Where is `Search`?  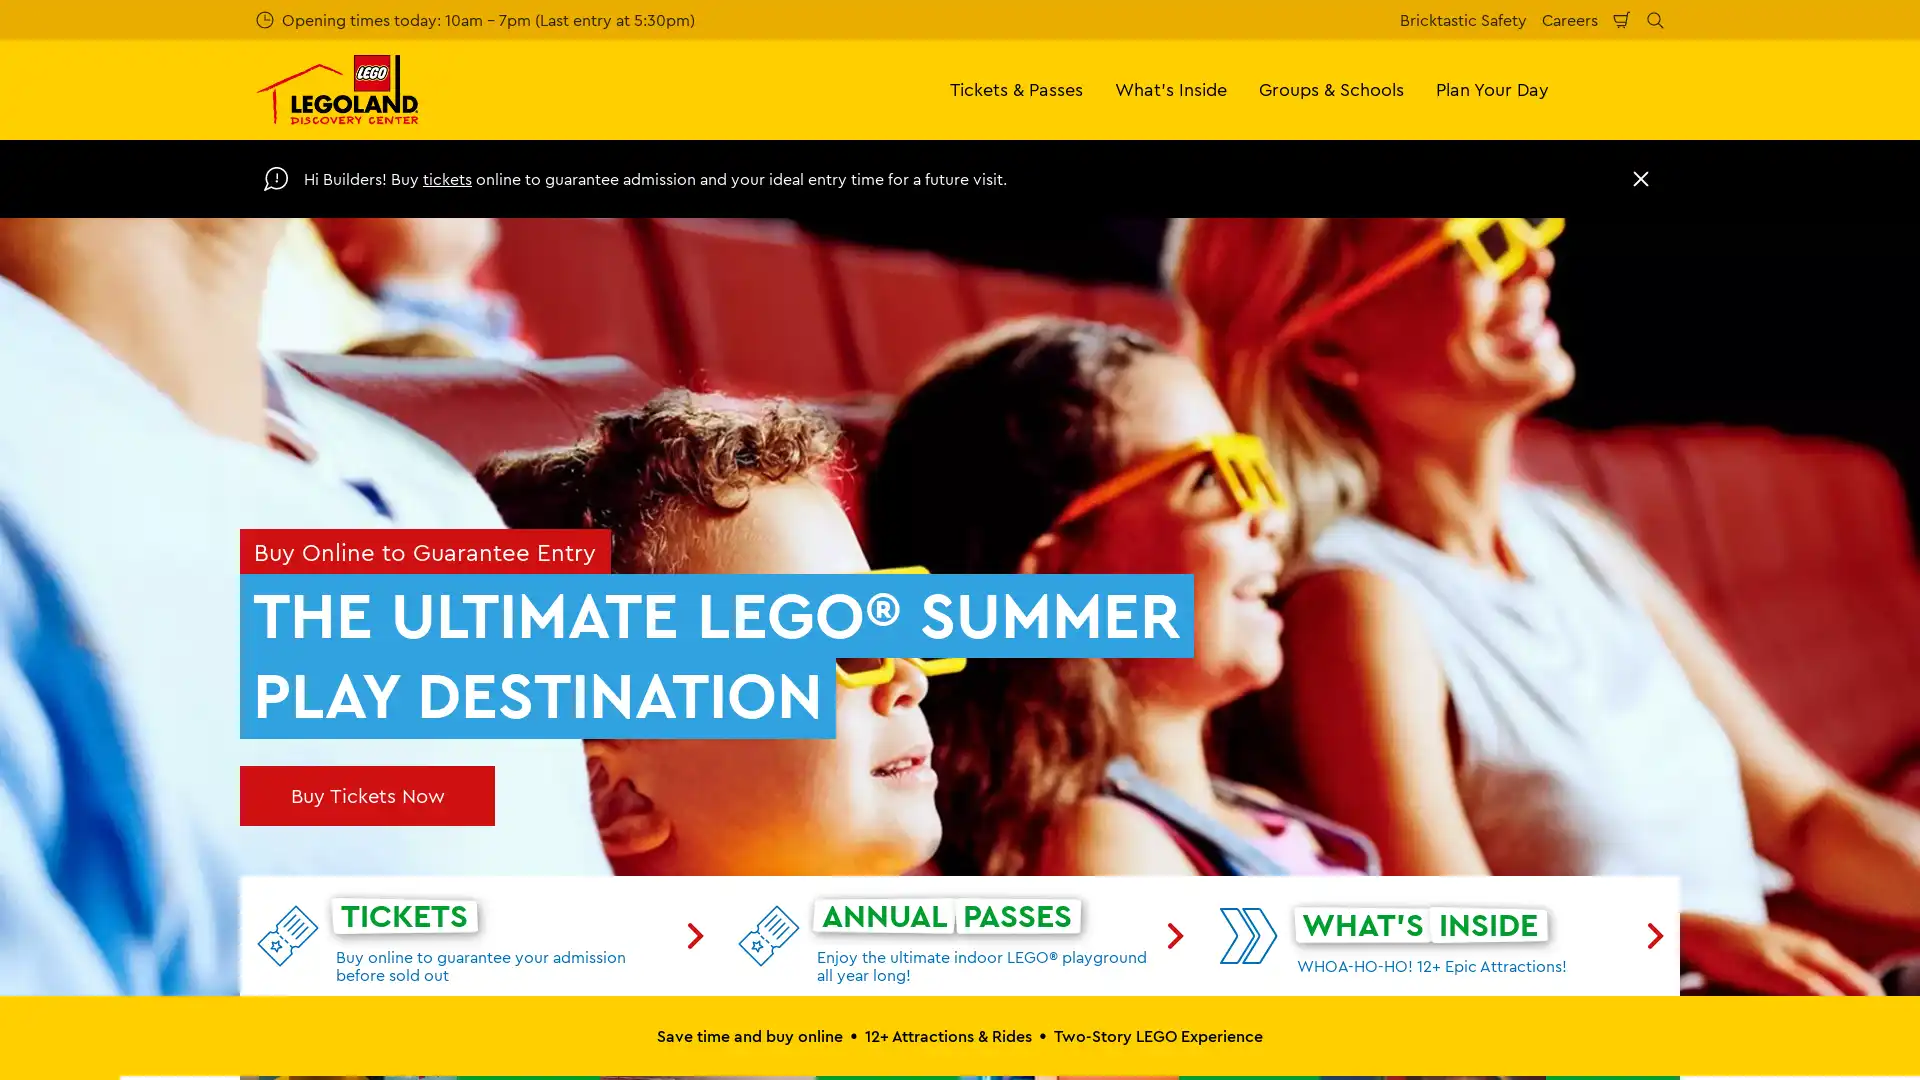
Search is located at coordinates (1655, 19).